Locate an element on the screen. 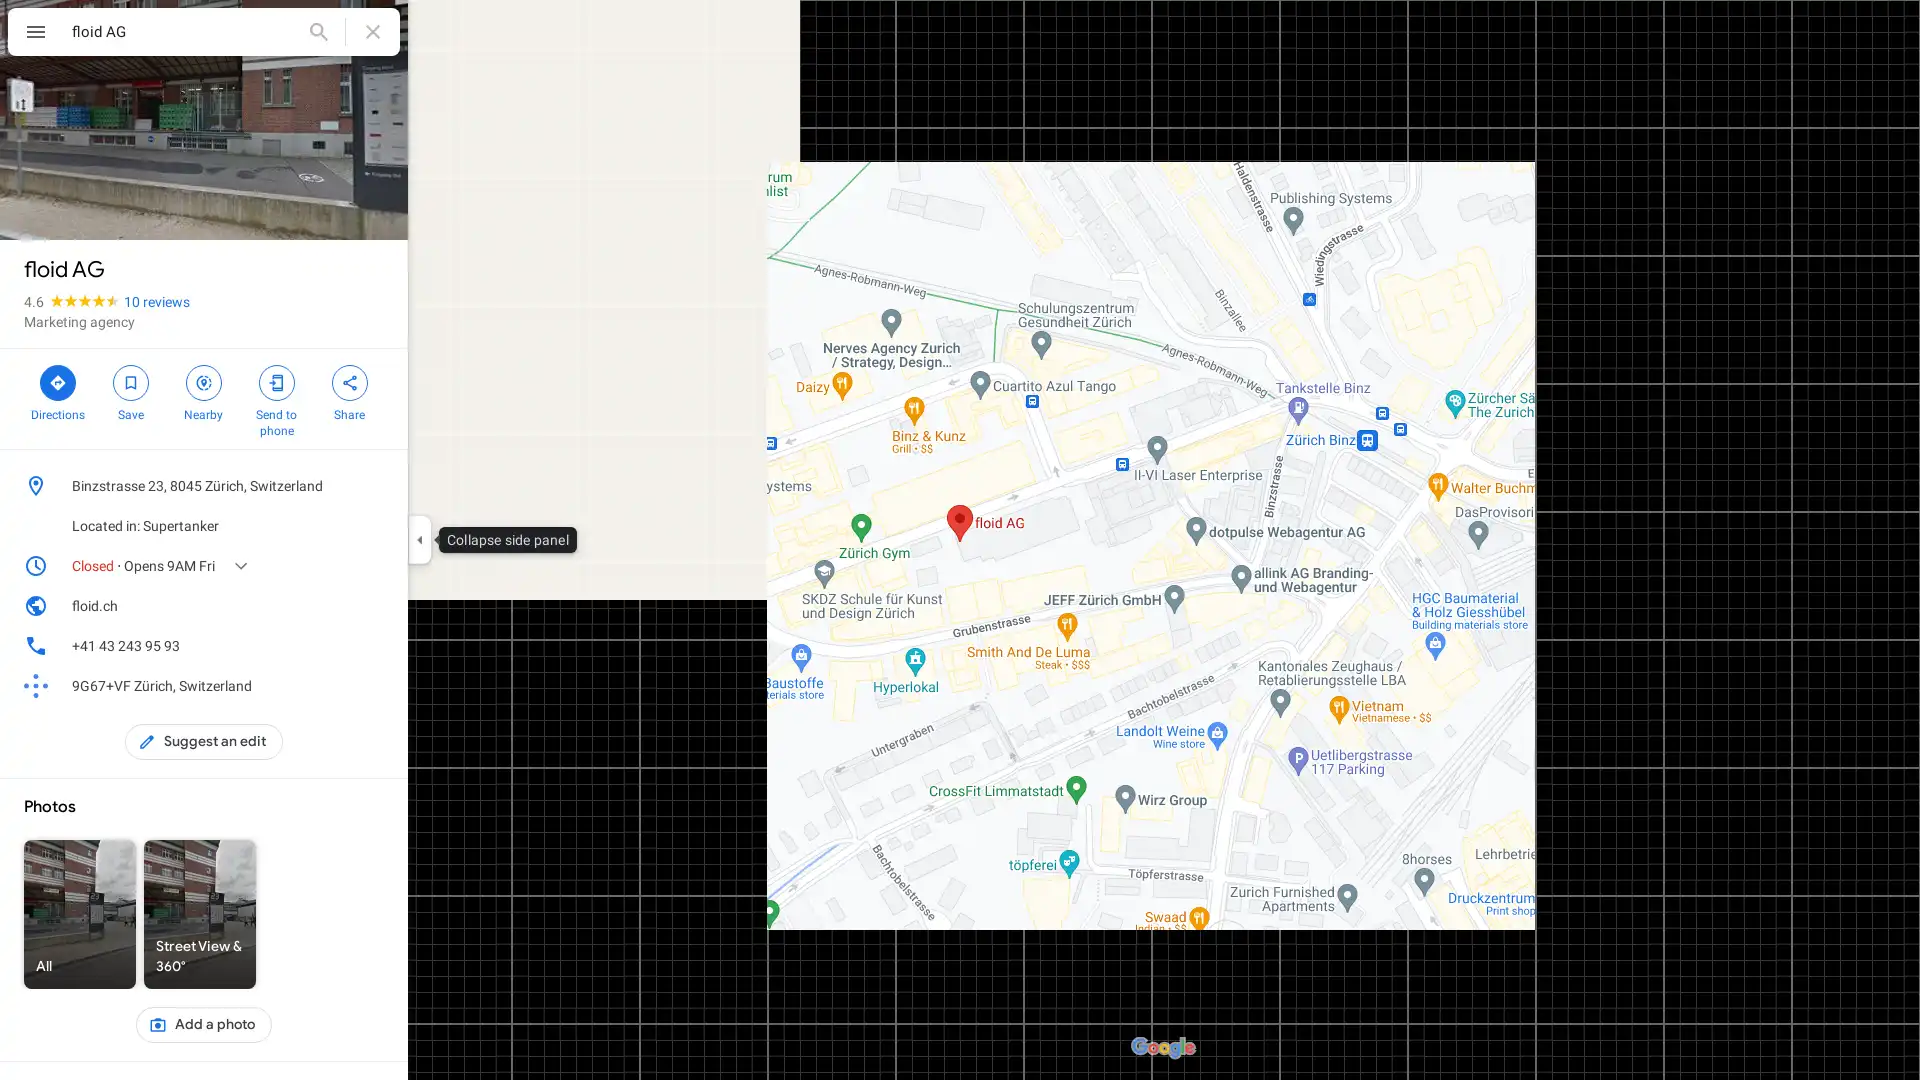 Image resolution: width=1920 pixels, height=1080 pixels. Clear search is located at coordinates (373, 31).